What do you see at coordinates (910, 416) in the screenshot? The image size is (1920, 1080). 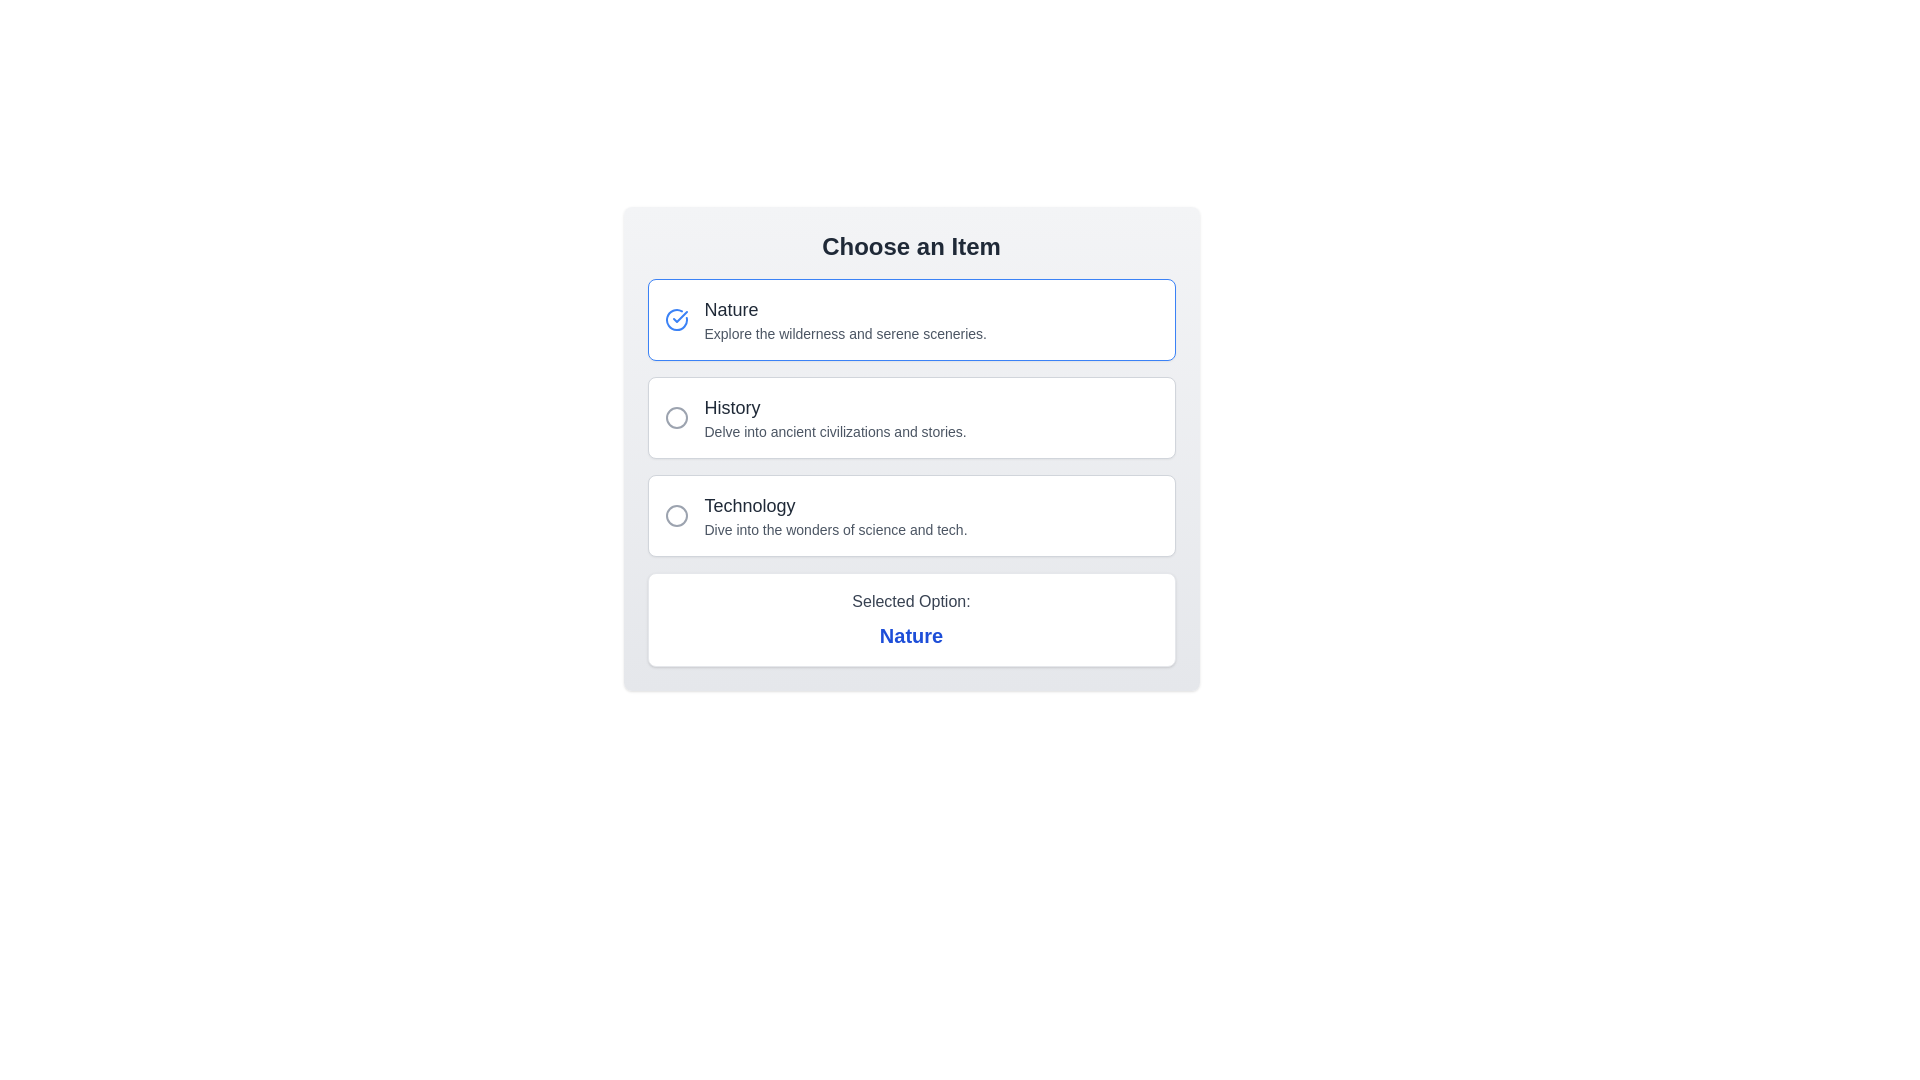 I see `the second selectable item in the vertically arranged Option Selector, located between 'Nature' and 'Technology'` at bounding box center [910, 416].